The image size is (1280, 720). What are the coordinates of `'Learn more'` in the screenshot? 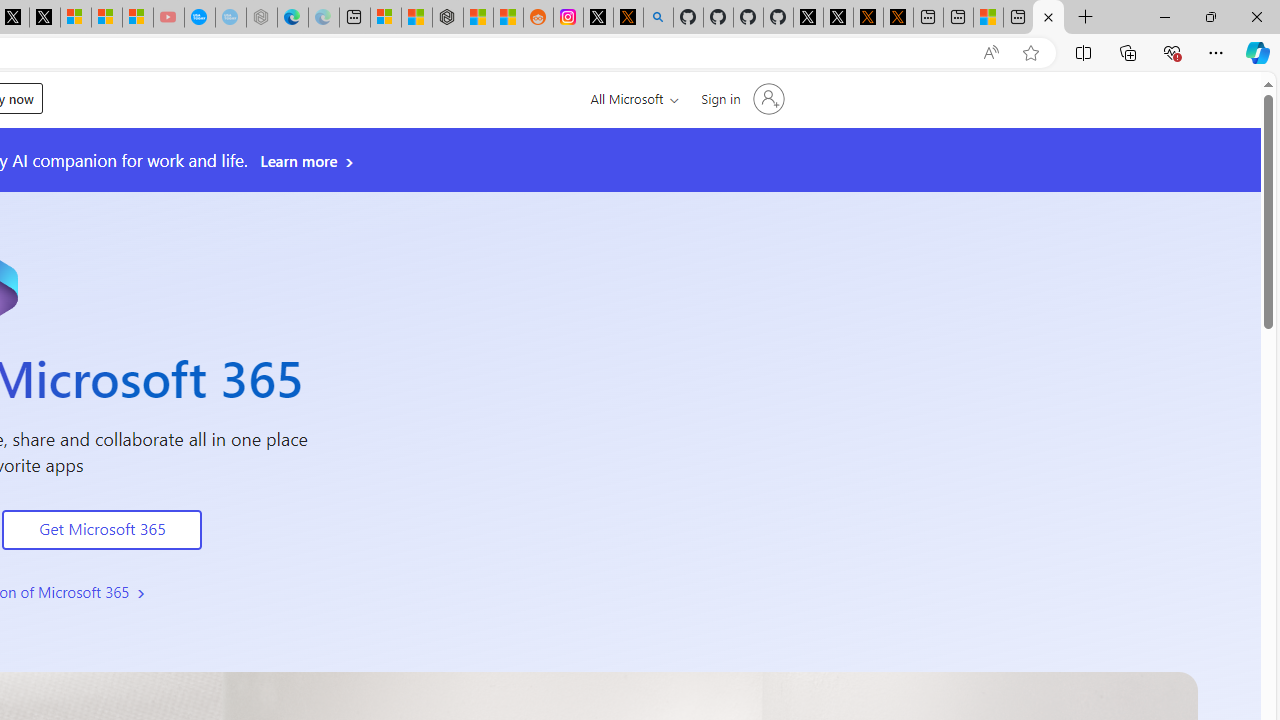 It's located at (307, 160).